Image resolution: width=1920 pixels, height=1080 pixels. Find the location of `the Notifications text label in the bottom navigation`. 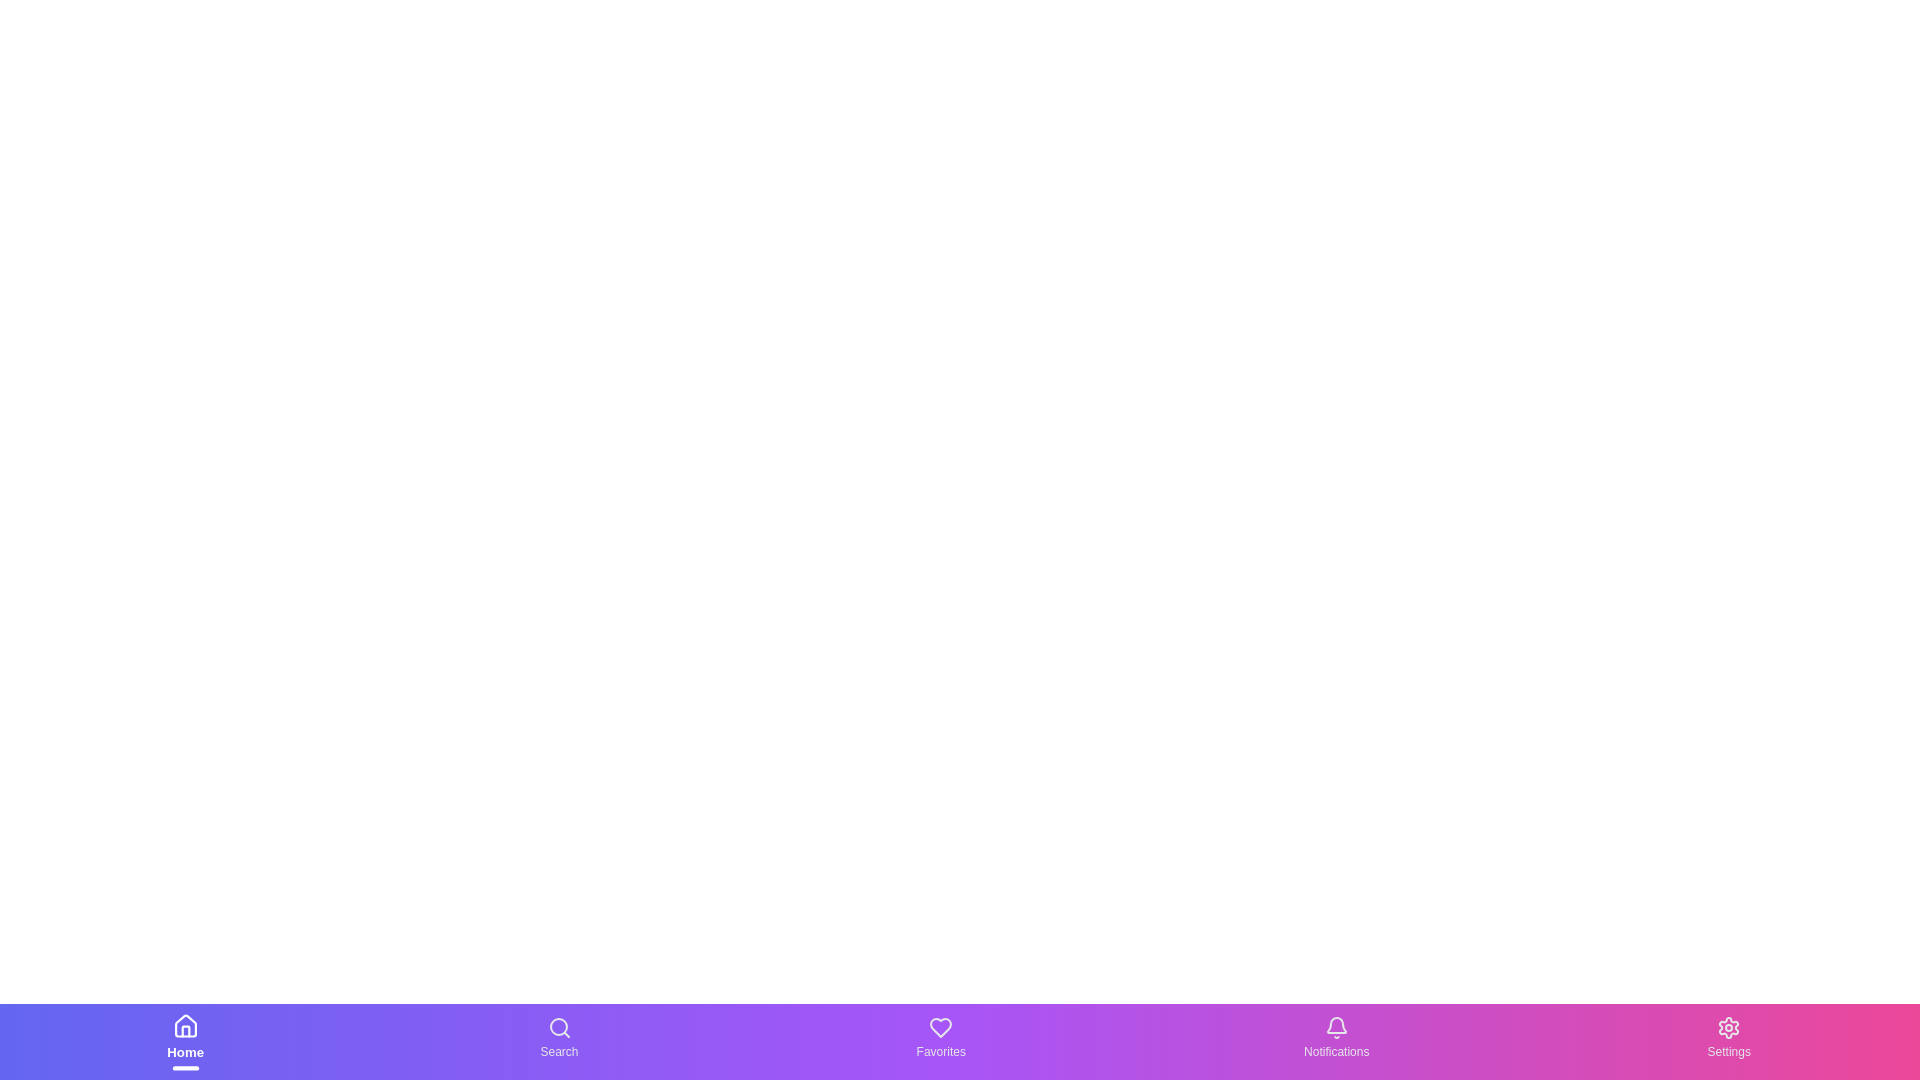

the Notifications text label in the bottom navigation is located at coordinates (1336, 1040).